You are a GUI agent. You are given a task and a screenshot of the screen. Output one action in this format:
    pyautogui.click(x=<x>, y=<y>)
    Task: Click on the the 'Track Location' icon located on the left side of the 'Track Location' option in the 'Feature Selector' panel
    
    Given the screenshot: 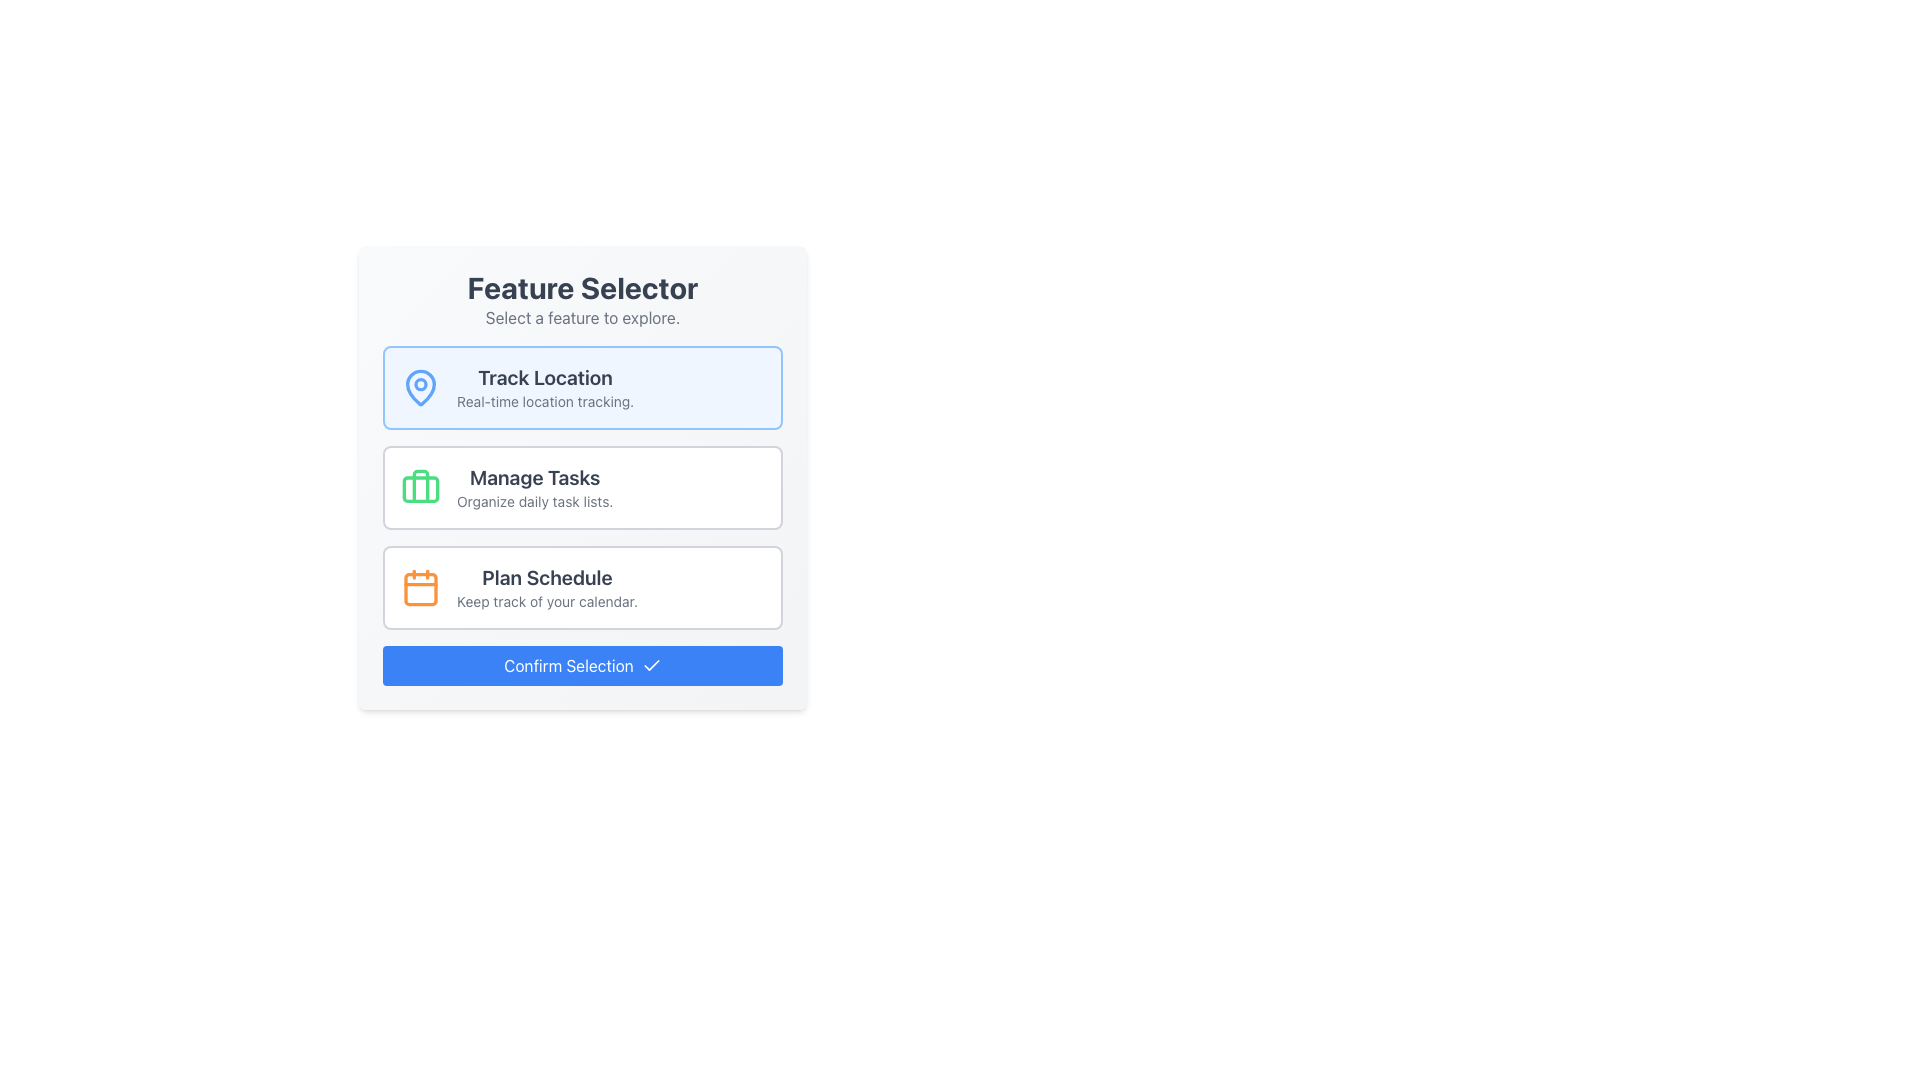 What is the action you would take?
    pyautogui.click(x=420, y=388)
    